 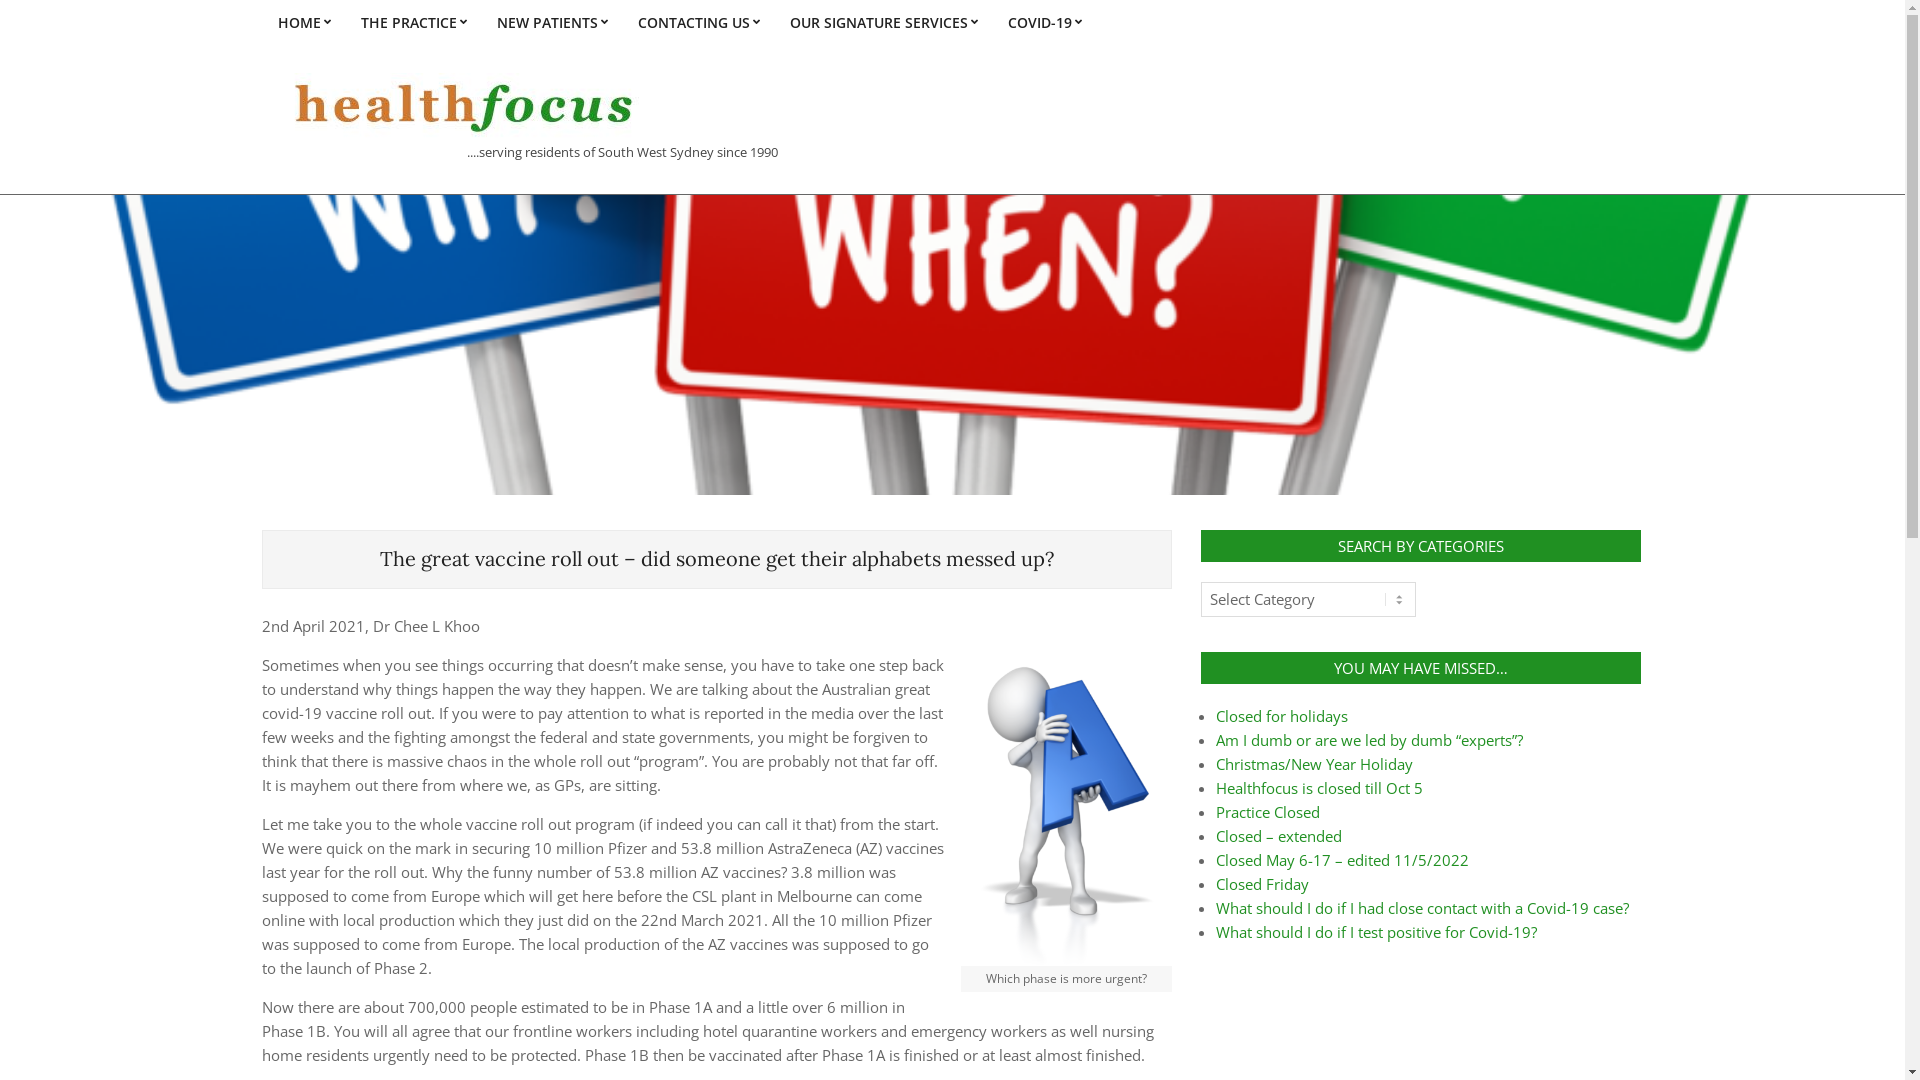 What do you see at coordinates (345, 22) in the screenshot?
I see `'THE PRACTICE'` at bounding box center [345, 22].